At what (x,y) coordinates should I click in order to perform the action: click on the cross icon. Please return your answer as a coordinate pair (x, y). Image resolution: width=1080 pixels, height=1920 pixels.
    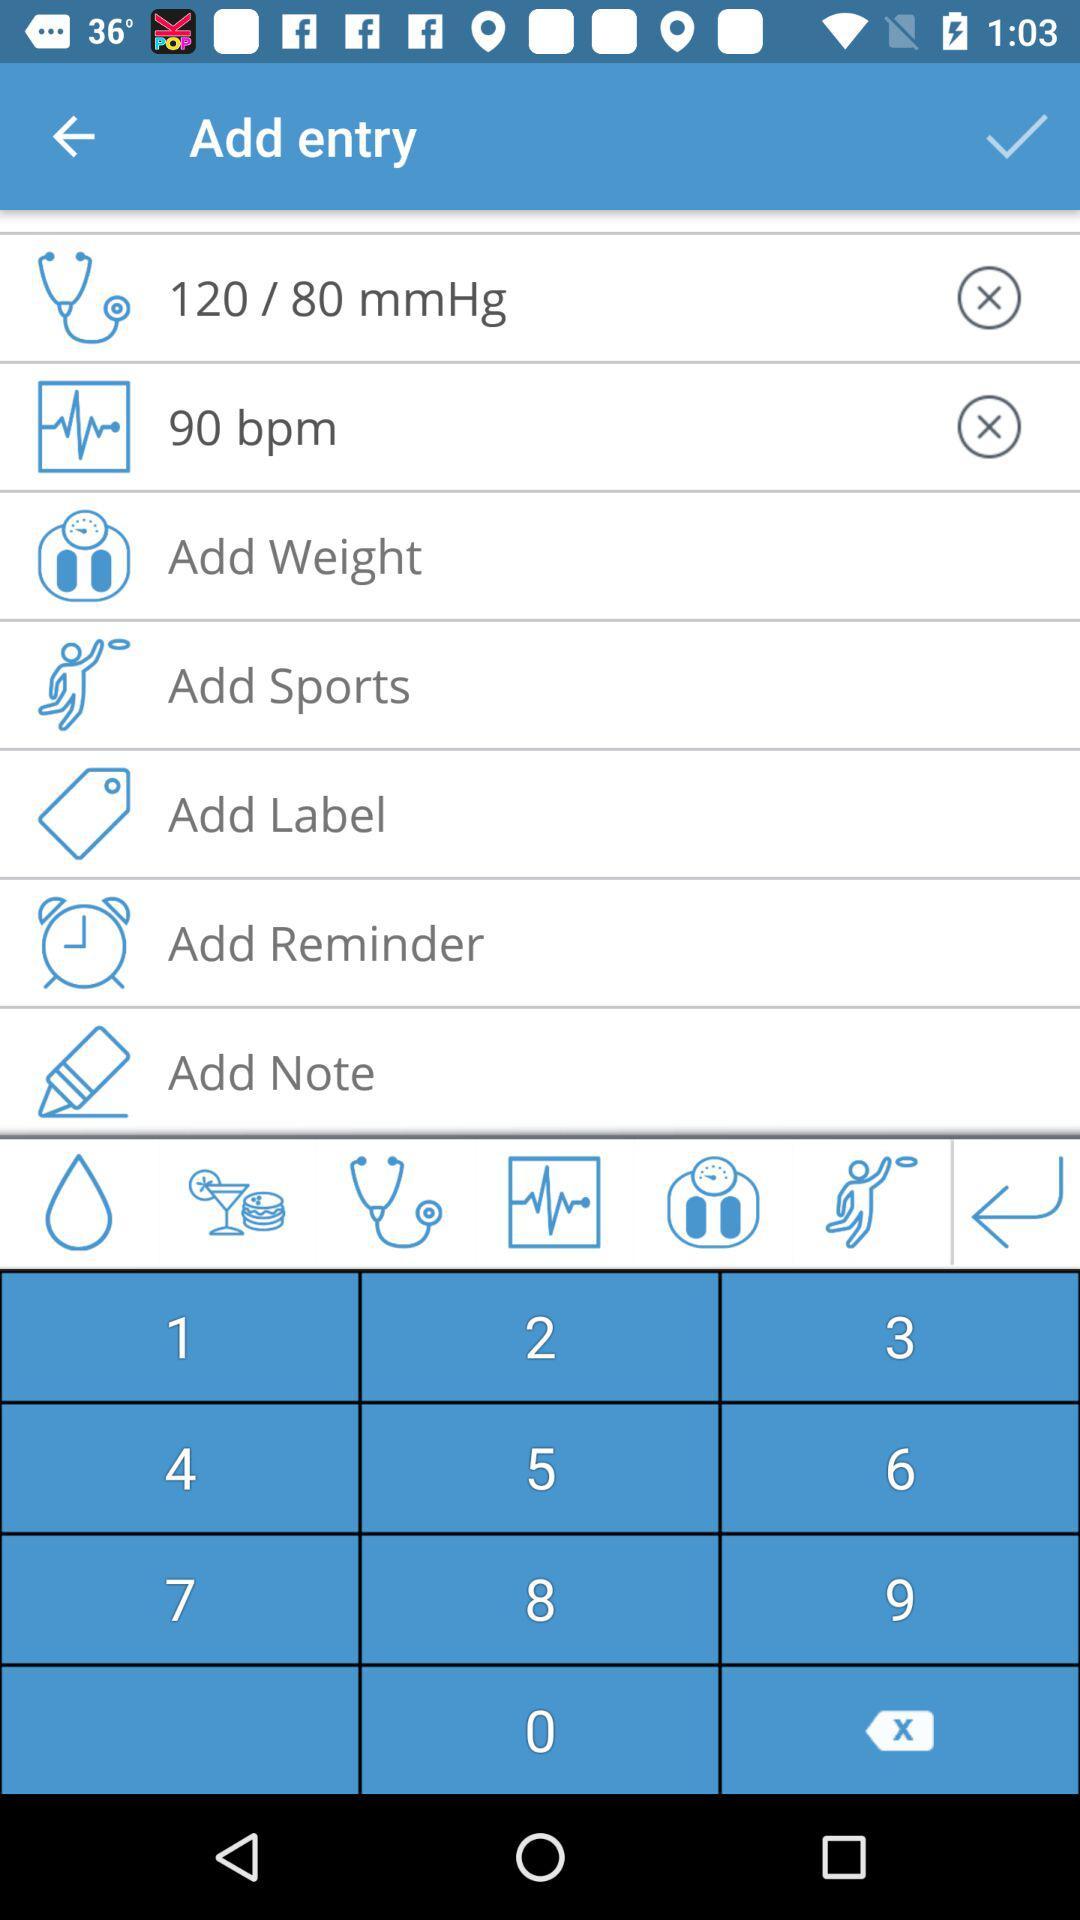
    Looking at the image, I should click on (987, 259).